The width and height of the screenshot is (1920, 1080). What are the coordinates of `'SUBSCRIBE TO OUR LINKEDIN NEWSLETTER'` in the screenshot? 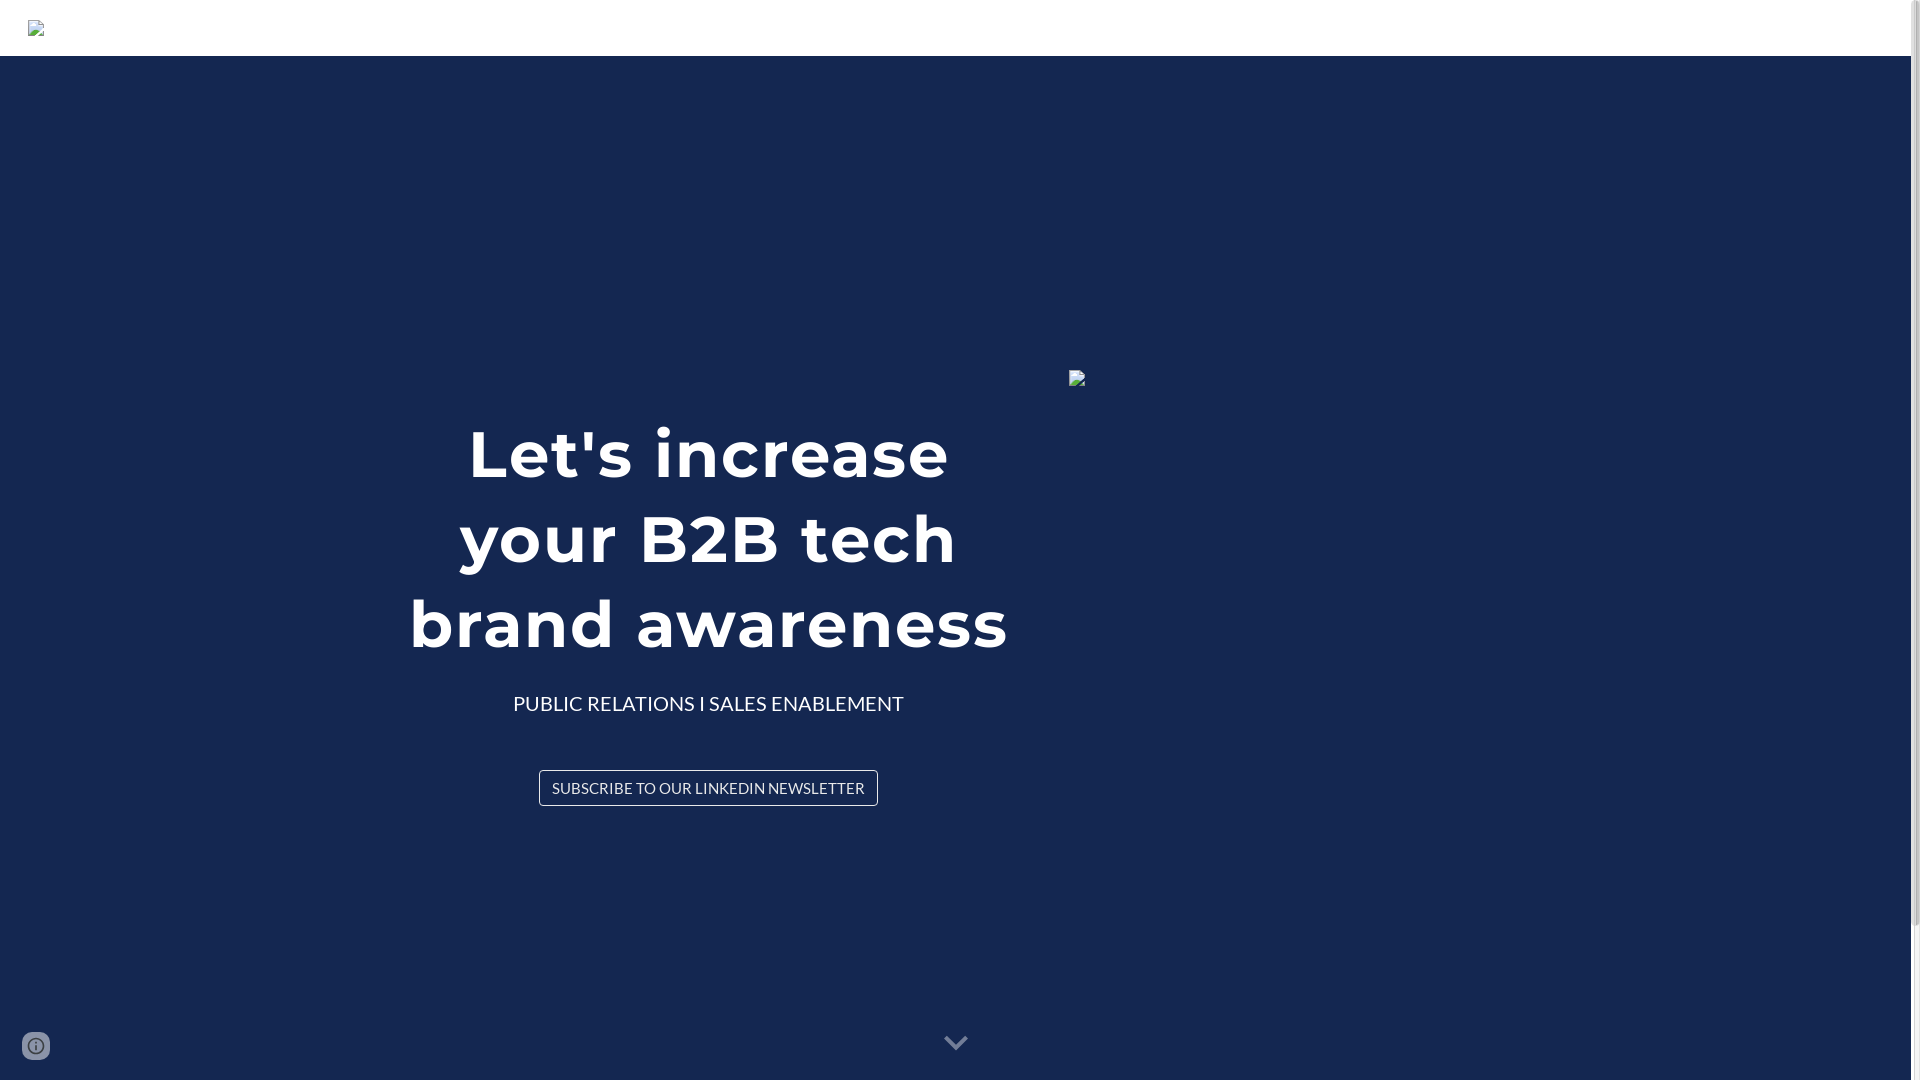 It's located at (708, 786).